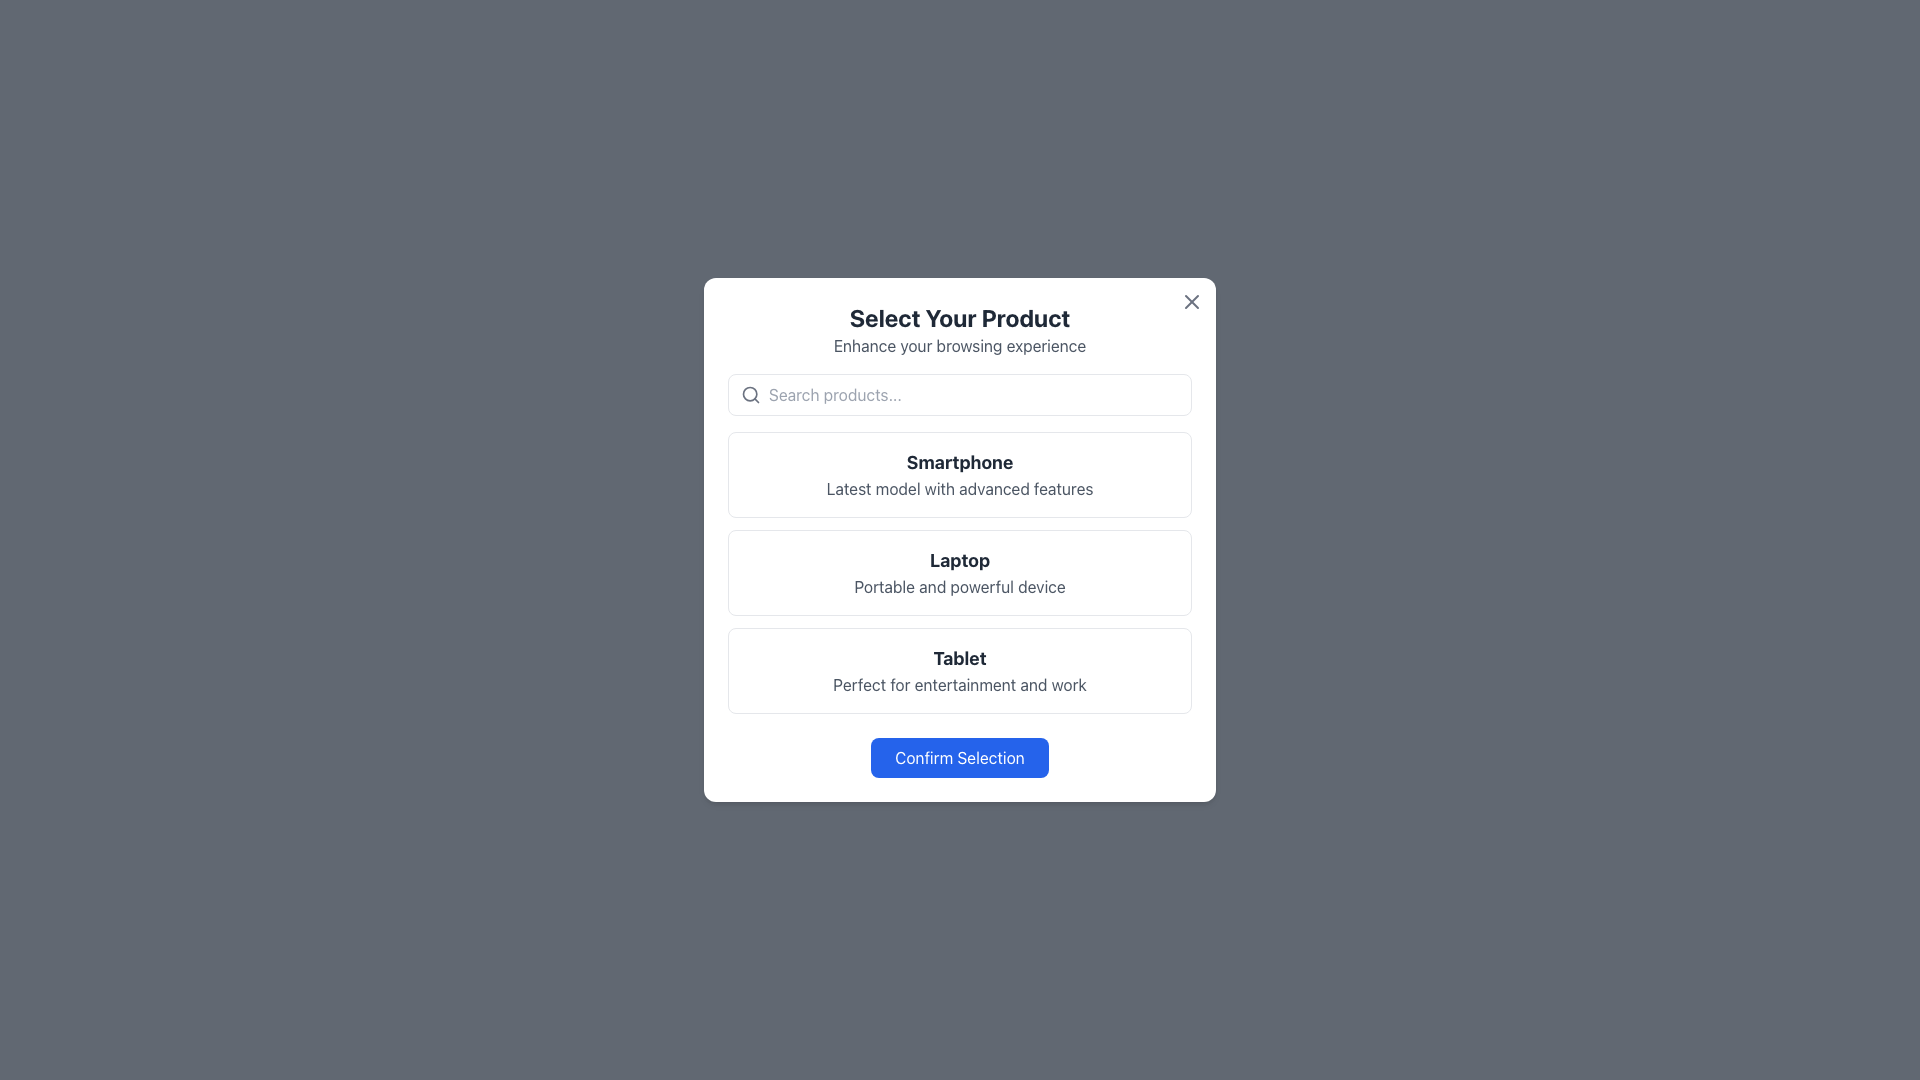 Image resolution: width=1920 pixels, height=1080 pixels. What do you see at coordinates (960, 758) in the screenshot?
I see `the 'Confirm Selection' button, which is a rectangular button with a blue background and white text, located at the bottom-center of the dialog box` at bounding box center [960, 758].